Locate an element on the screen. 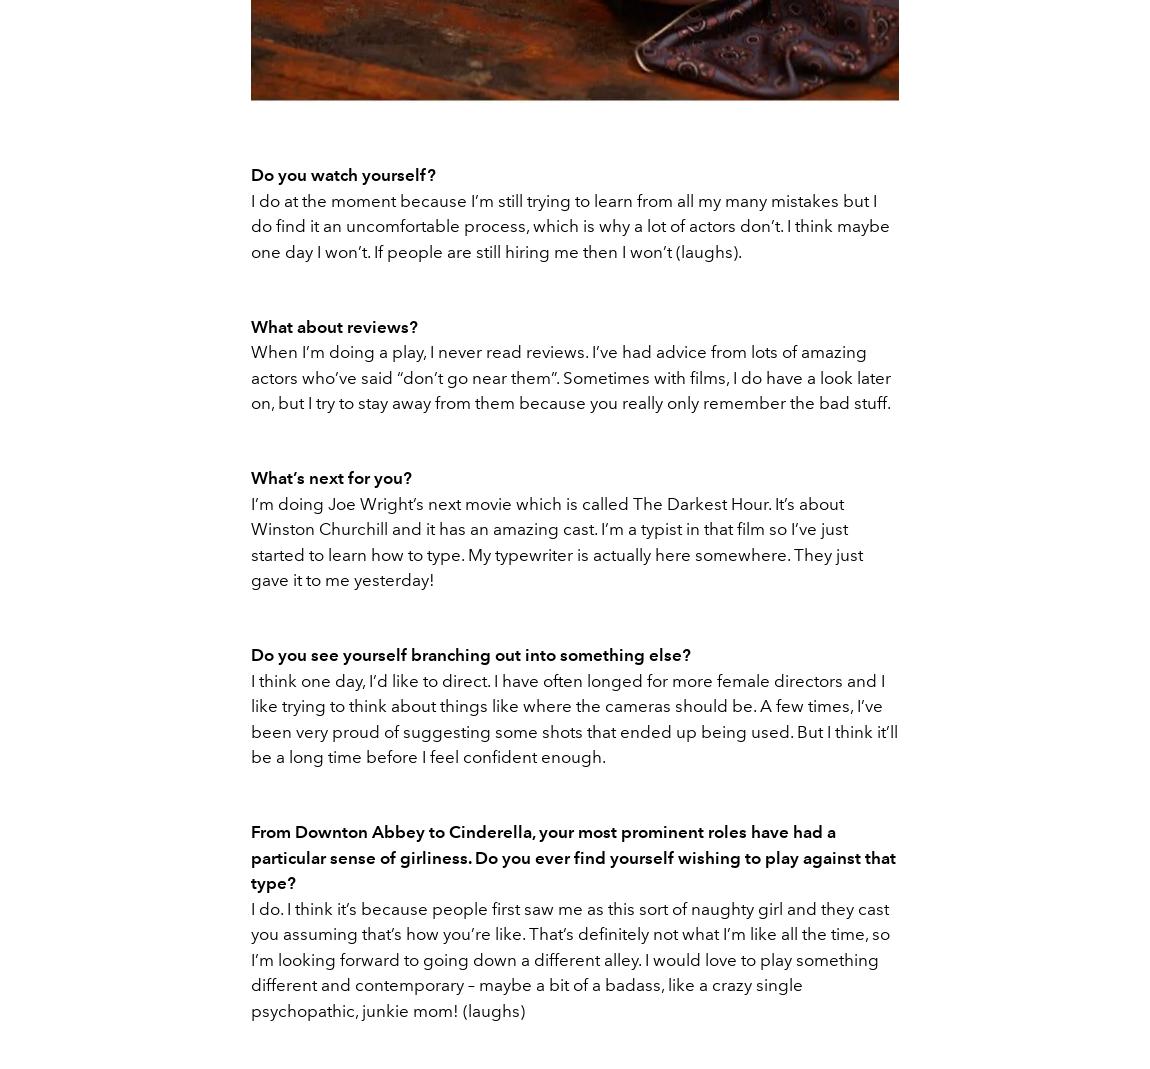  'What’s next for you?' is located at coordinates (331, 476).